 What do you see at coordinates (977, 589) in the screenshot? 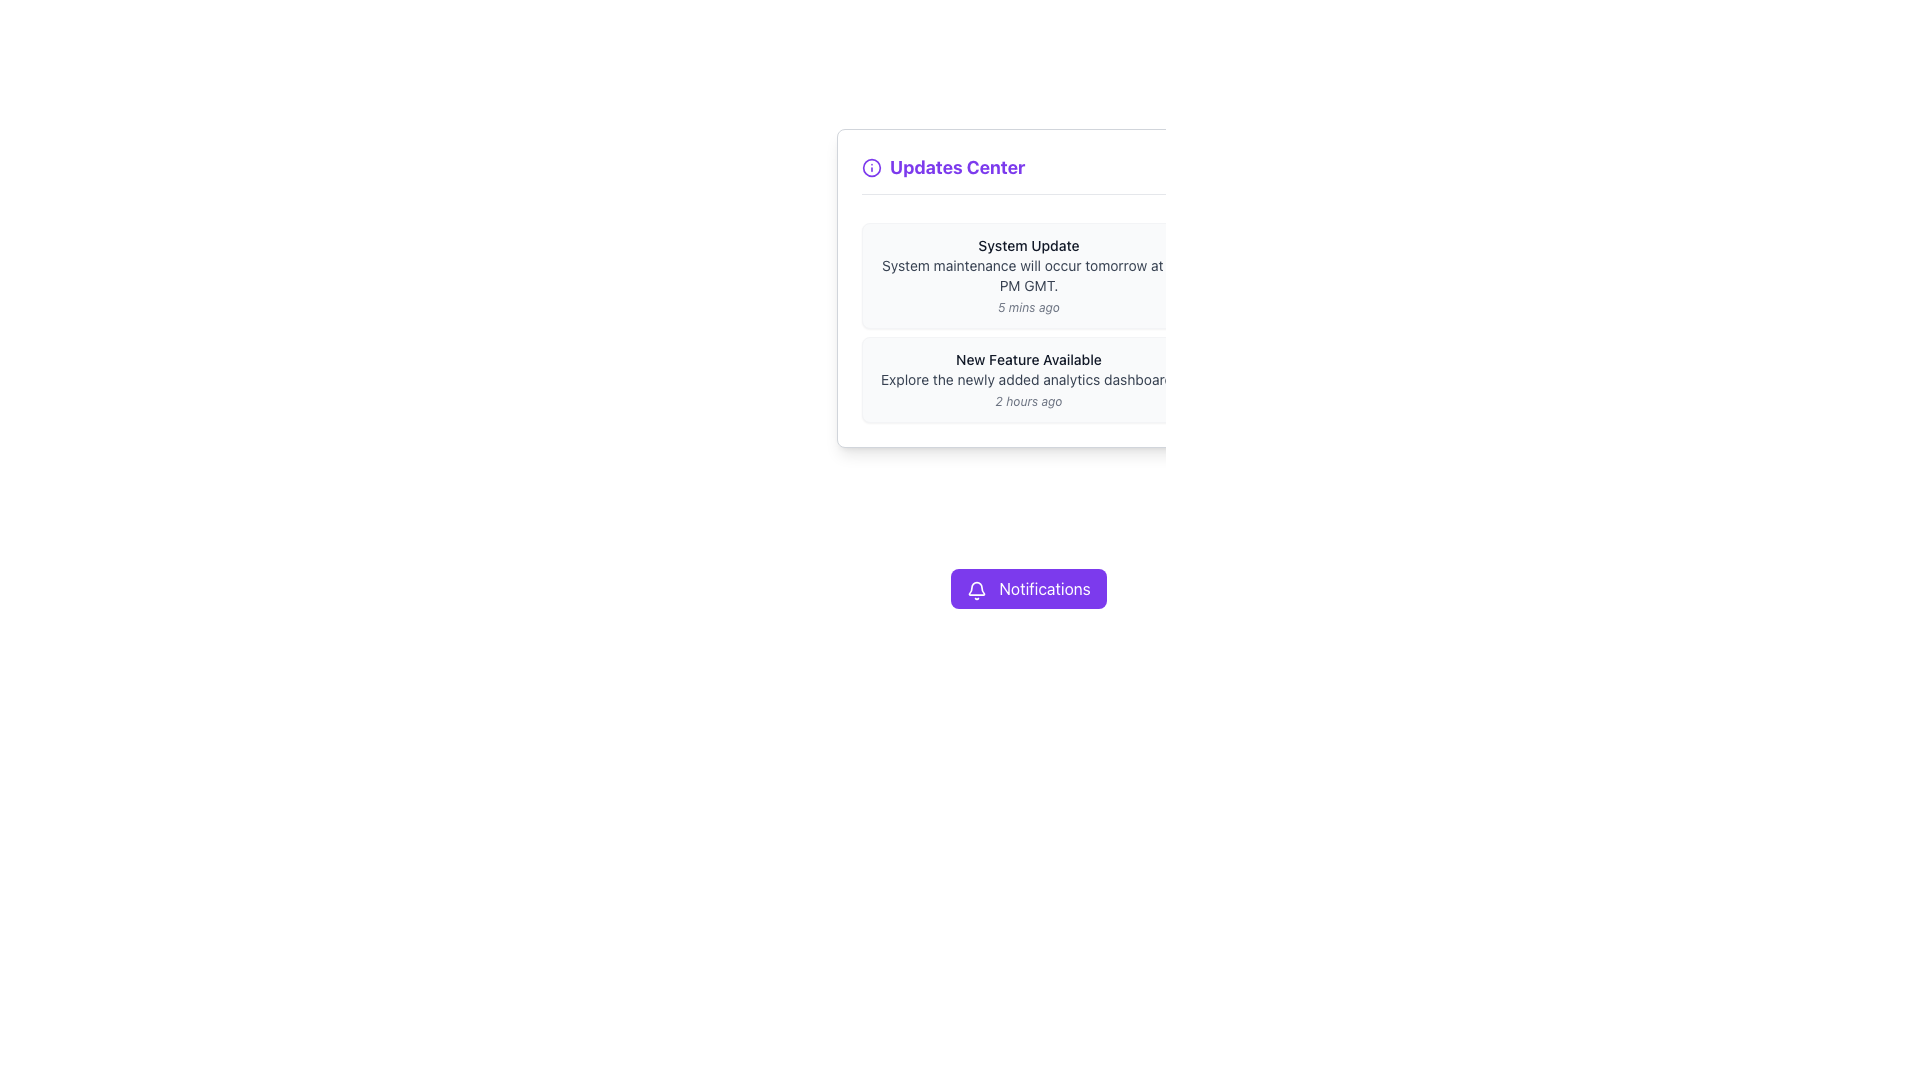
I see `the bell icon, which is a minimalistic SVG element styled in violet and located to the left of the 'Notifications' button` at bounding box center [977, 589].